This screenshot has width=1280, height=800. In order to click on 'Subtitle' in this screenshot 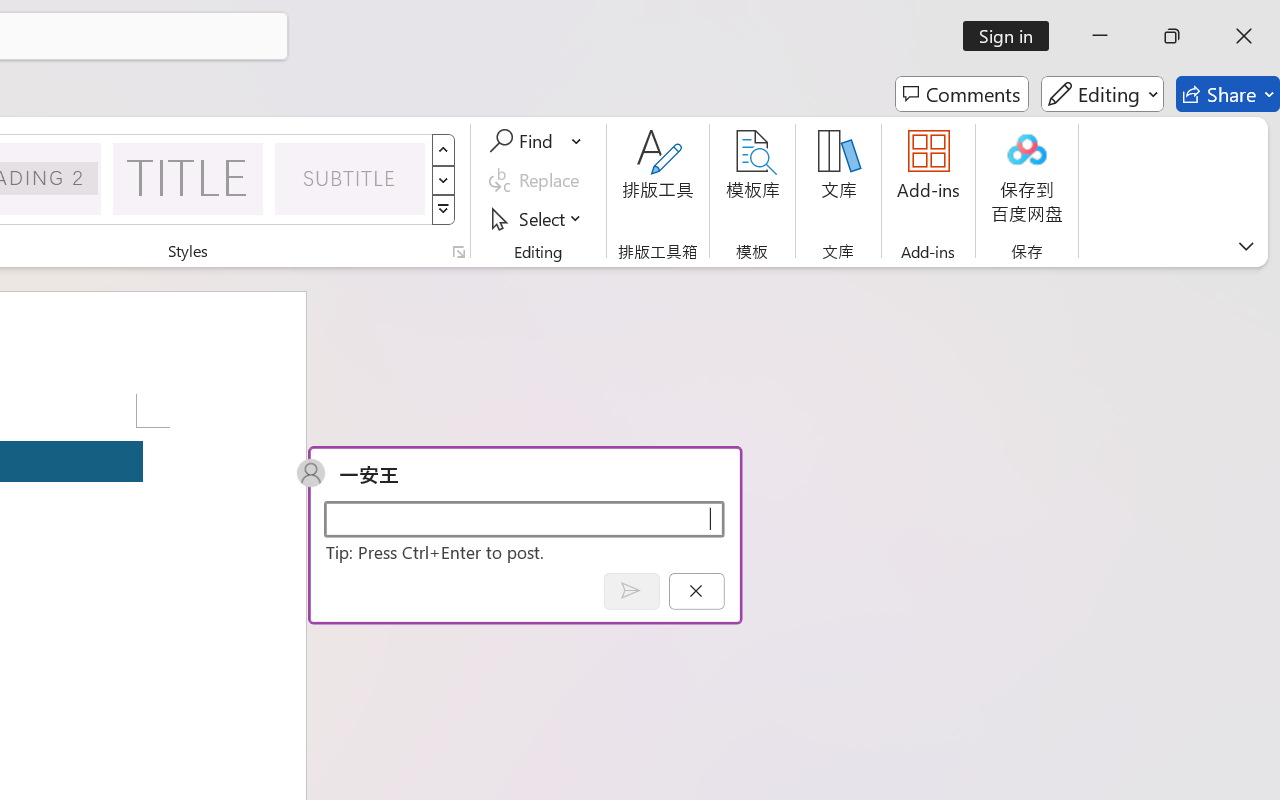, I will do `click(350, 177)`.